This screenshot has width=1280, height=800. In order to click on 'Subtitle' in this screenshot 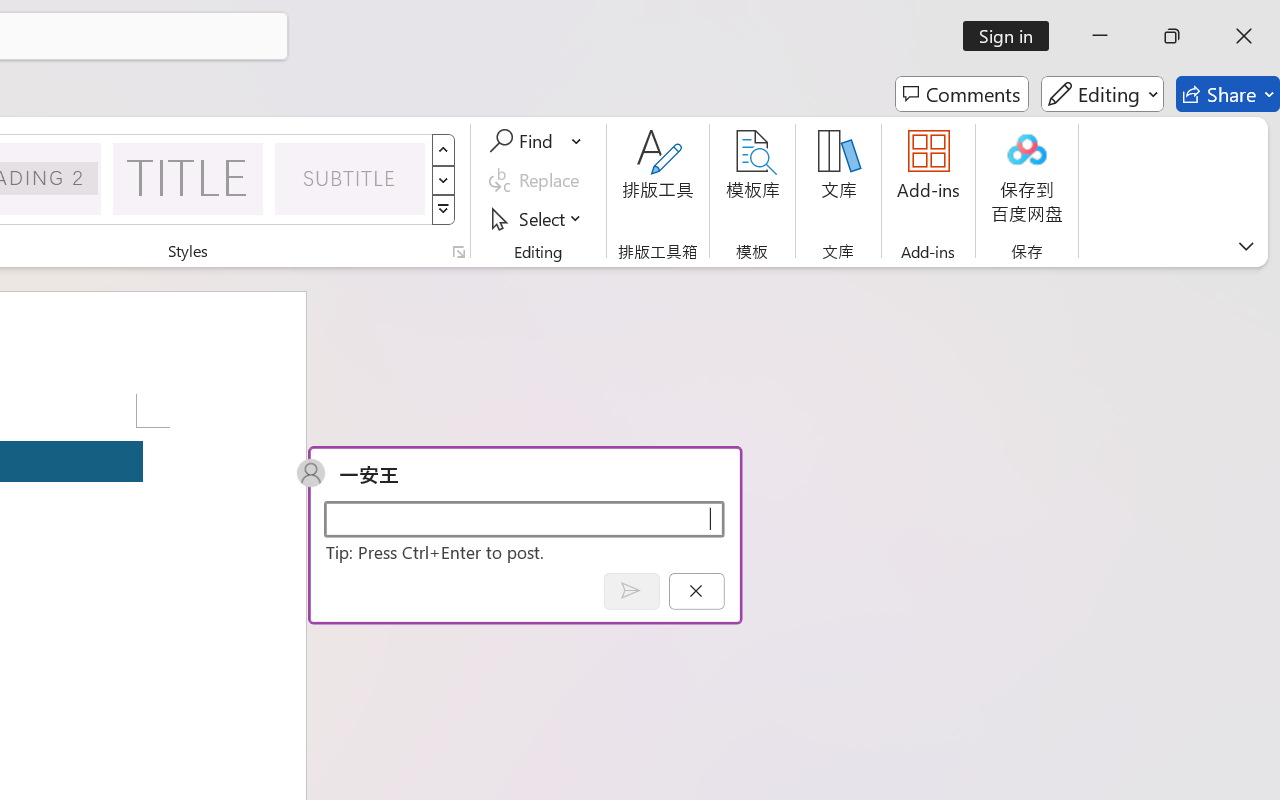, I will do `click(350, 177)`.